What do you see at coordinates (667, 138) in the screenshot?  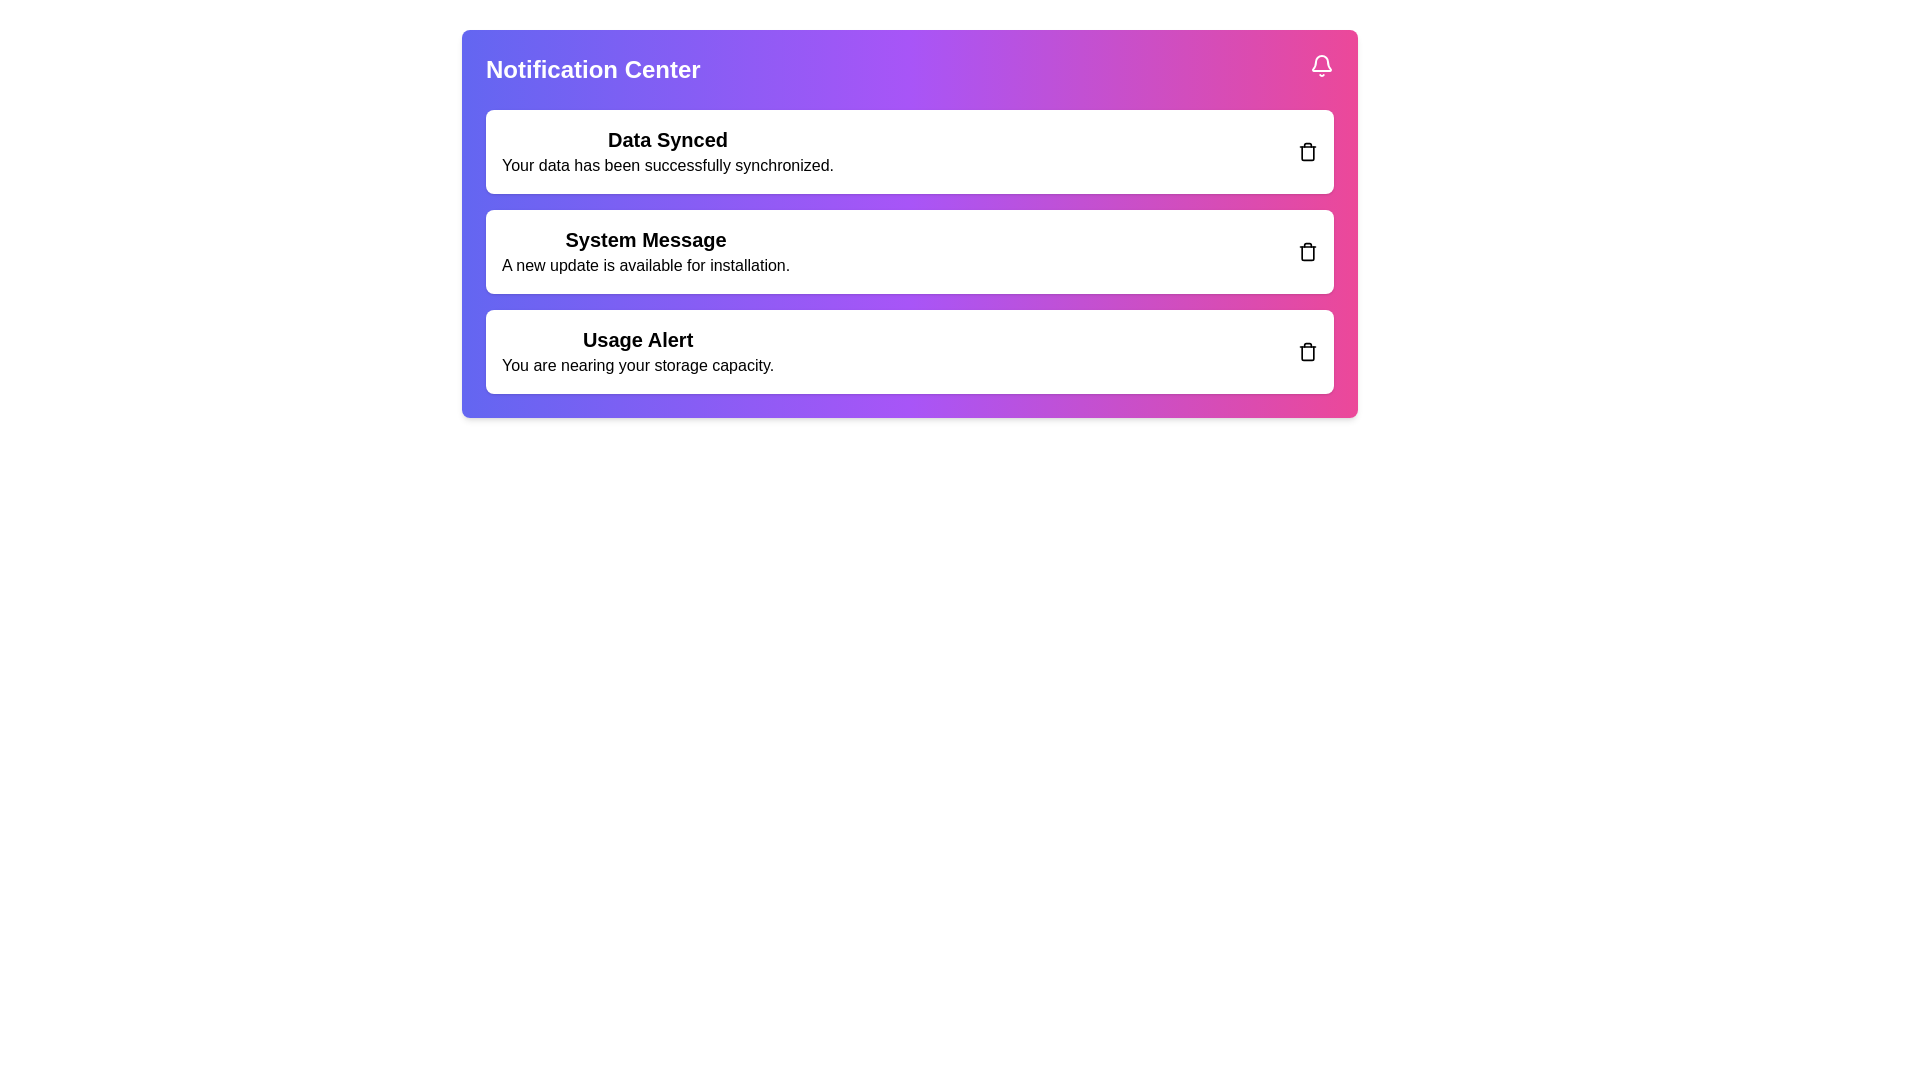 I see `the 'Data Synced' label located at the top left of the notification panel, which is displayed in bold and larger text compared to the descriptive text below it` at bounding box center [667, 138].